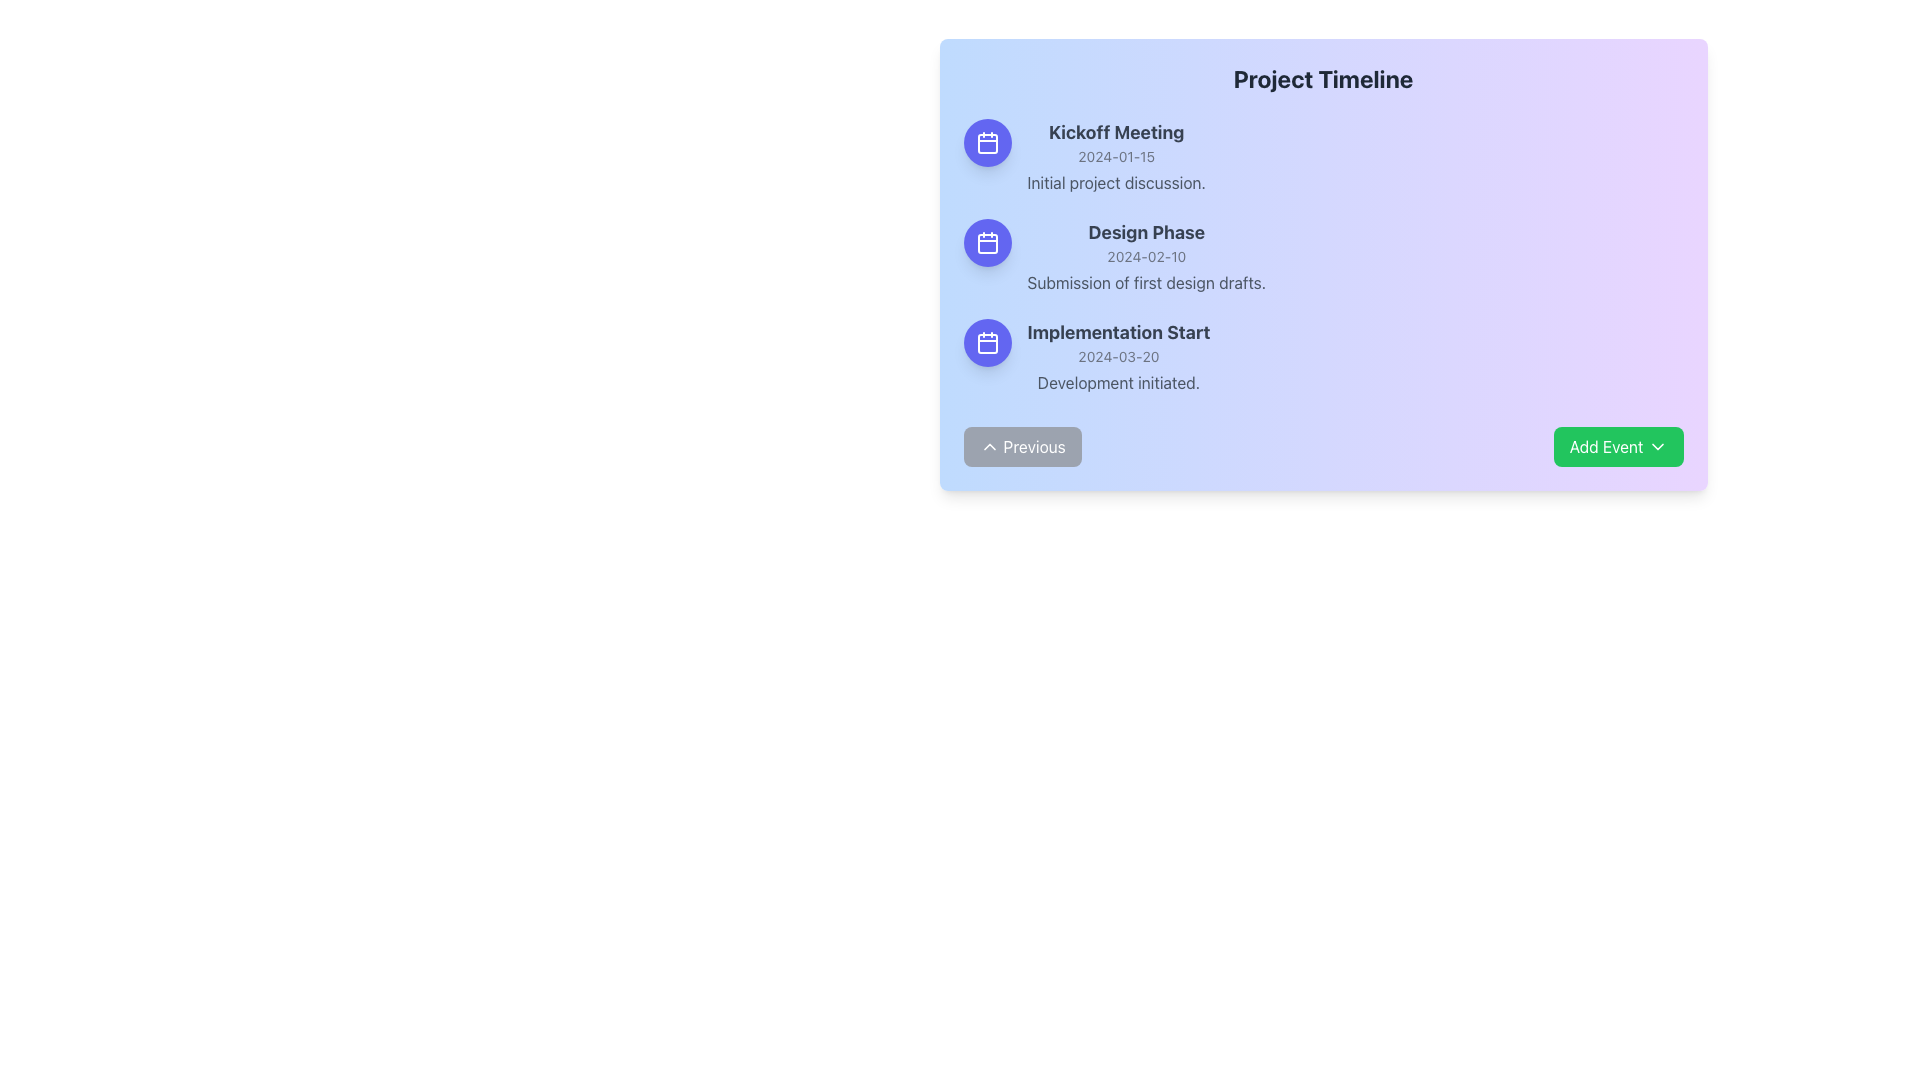  What do you see at coordinates (1146, 282) in the screenshot?
I see `the informational text element containing the phrase 'Submission of first design drafts.' located in the 'Design Phase' section of the timeline interface` at bounding box center [1146, 282].